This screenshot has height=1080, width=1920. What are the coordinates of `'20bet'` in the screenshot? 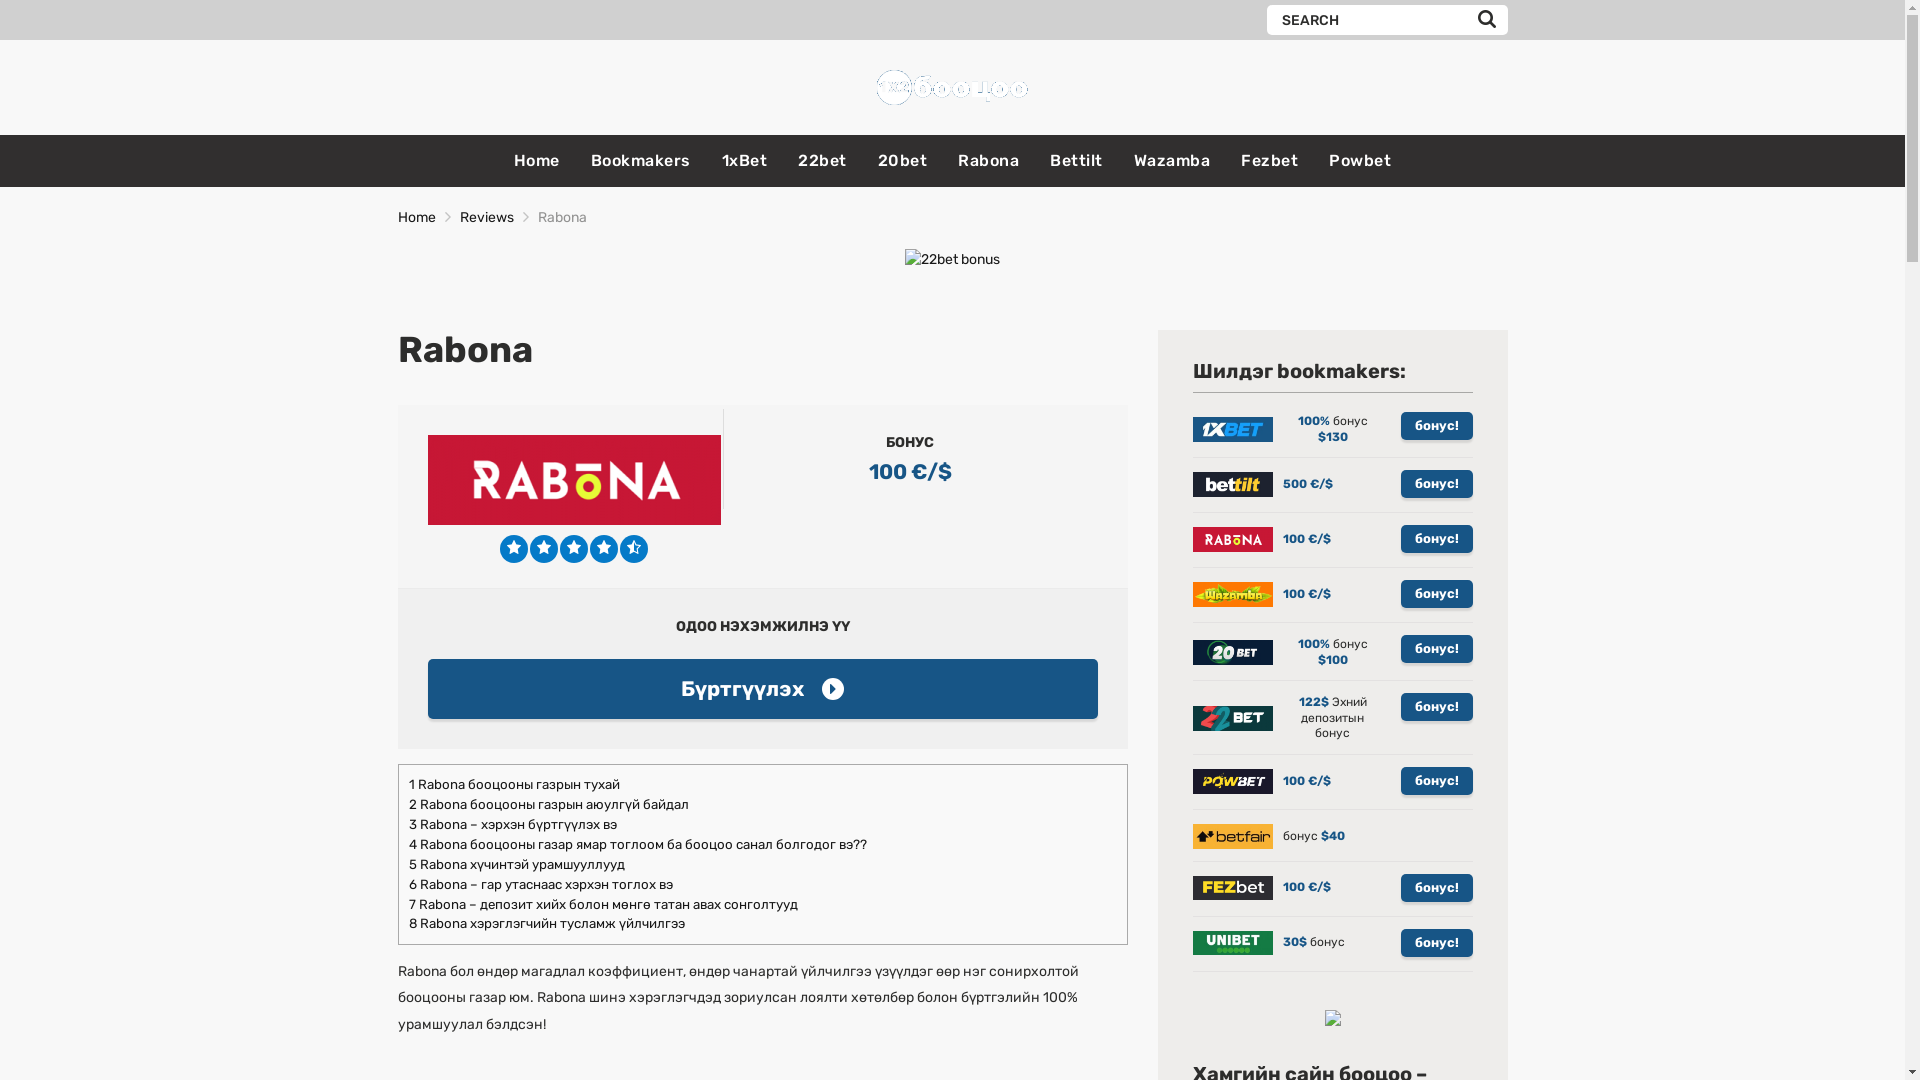 It's located at (901, 160).